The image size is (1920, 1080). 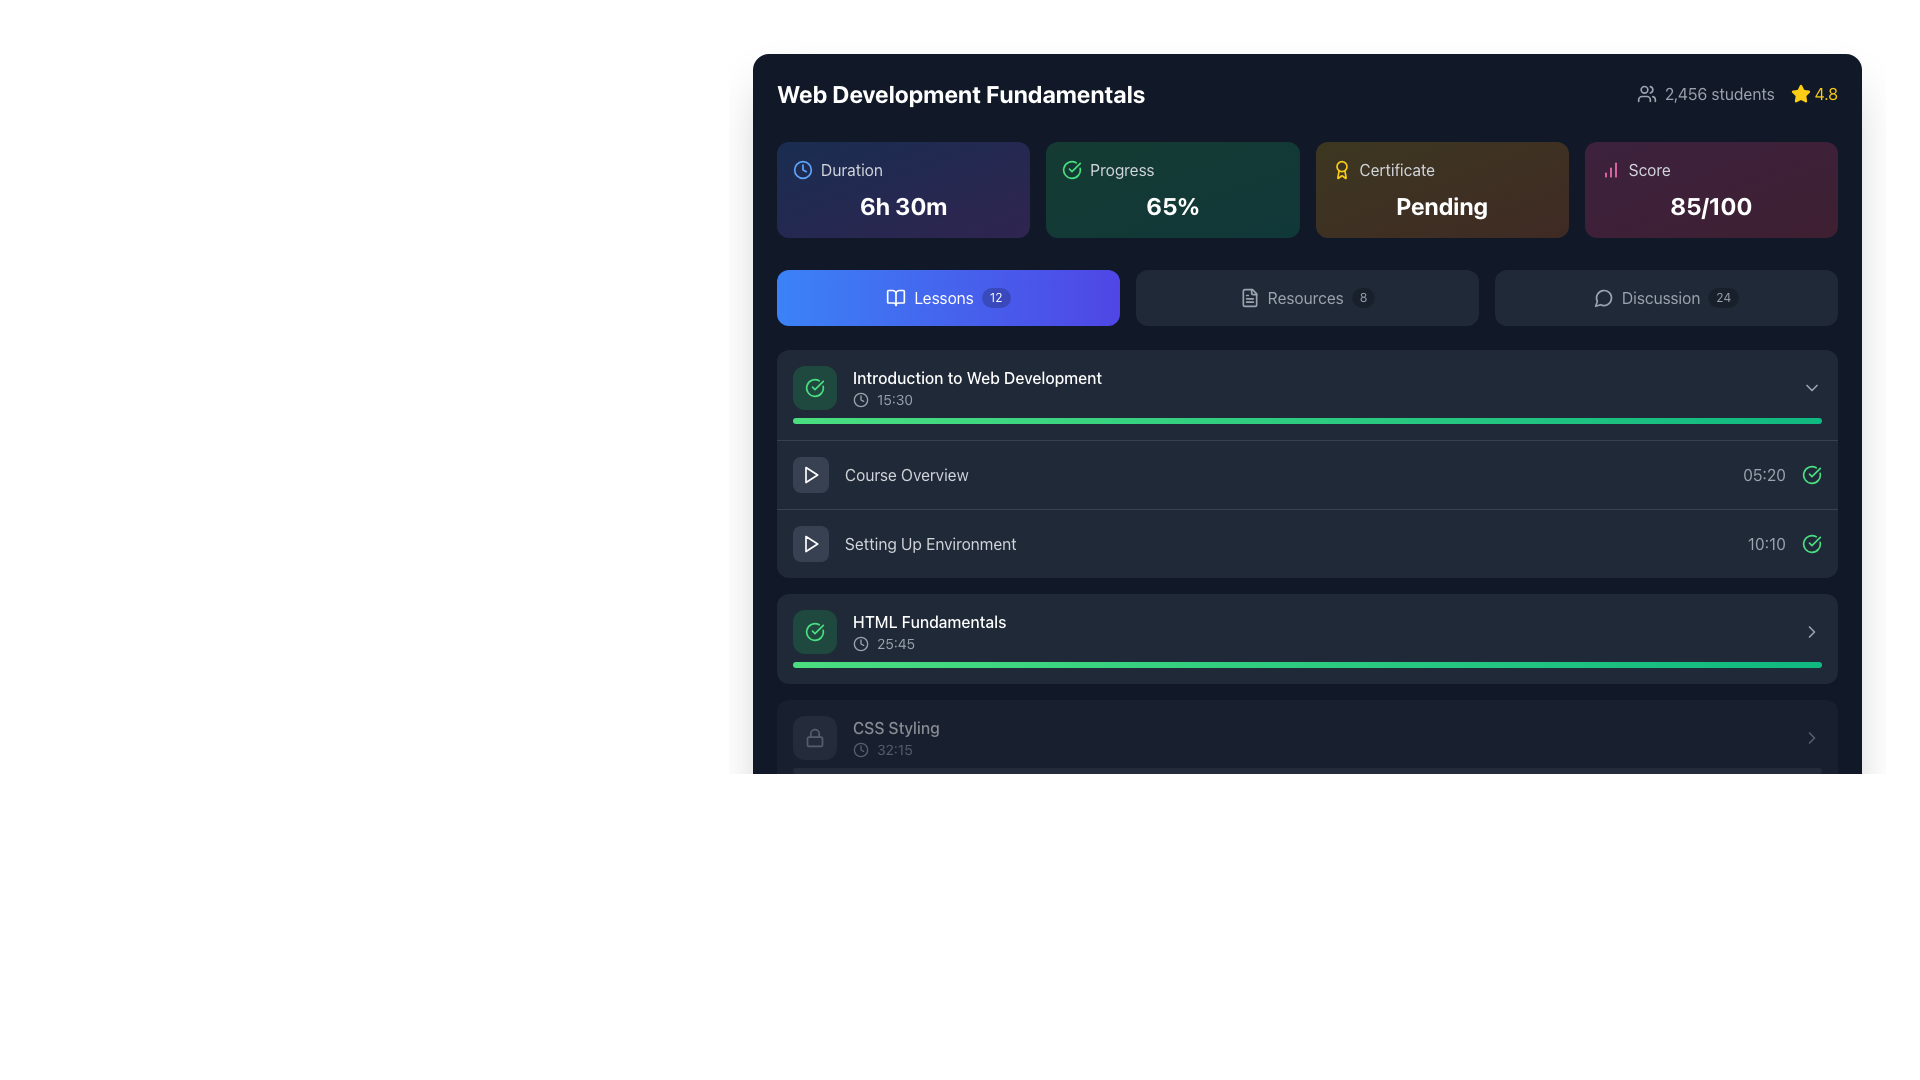 I want to click on the 'Duration' text label, which is a light gray label against a dark background, located in the upper-left section of the interface, so click(x=851, y=168).